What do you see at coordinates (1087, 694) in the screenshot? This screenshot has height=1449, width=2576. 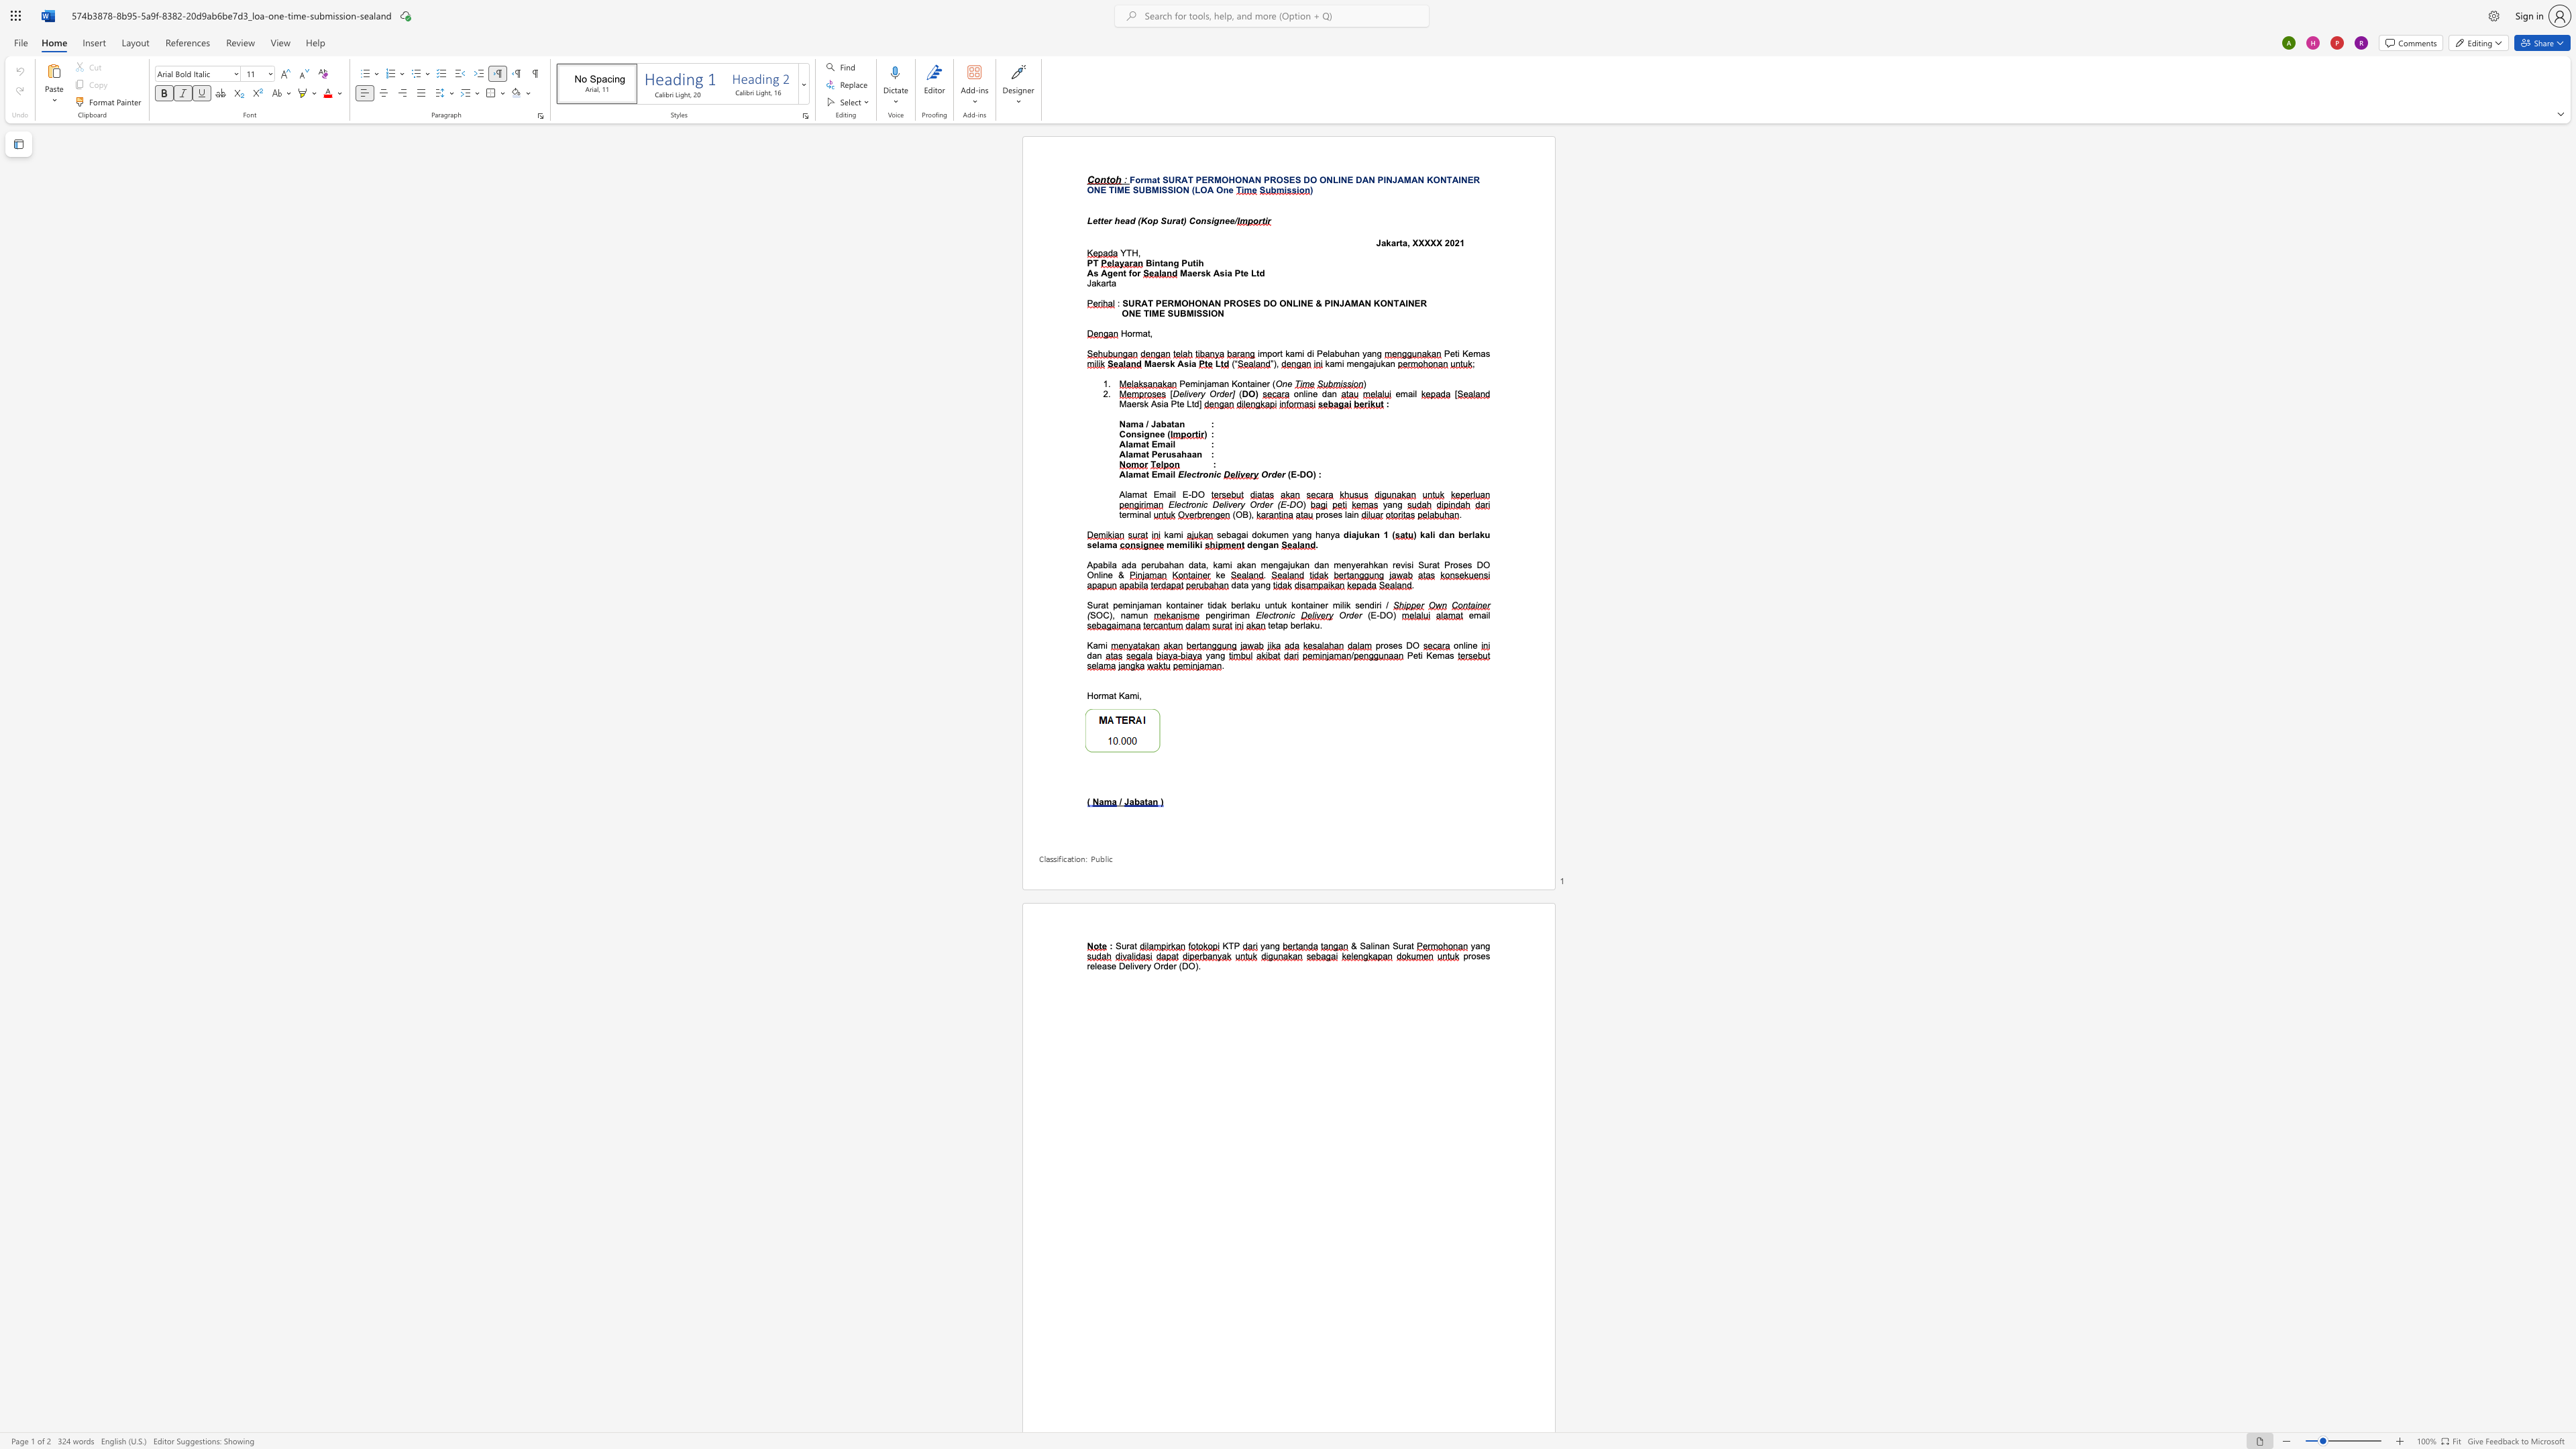 I see `the subset text "Horm" within the text "Hormat Kami,"` at bounding box center [1087, 694].